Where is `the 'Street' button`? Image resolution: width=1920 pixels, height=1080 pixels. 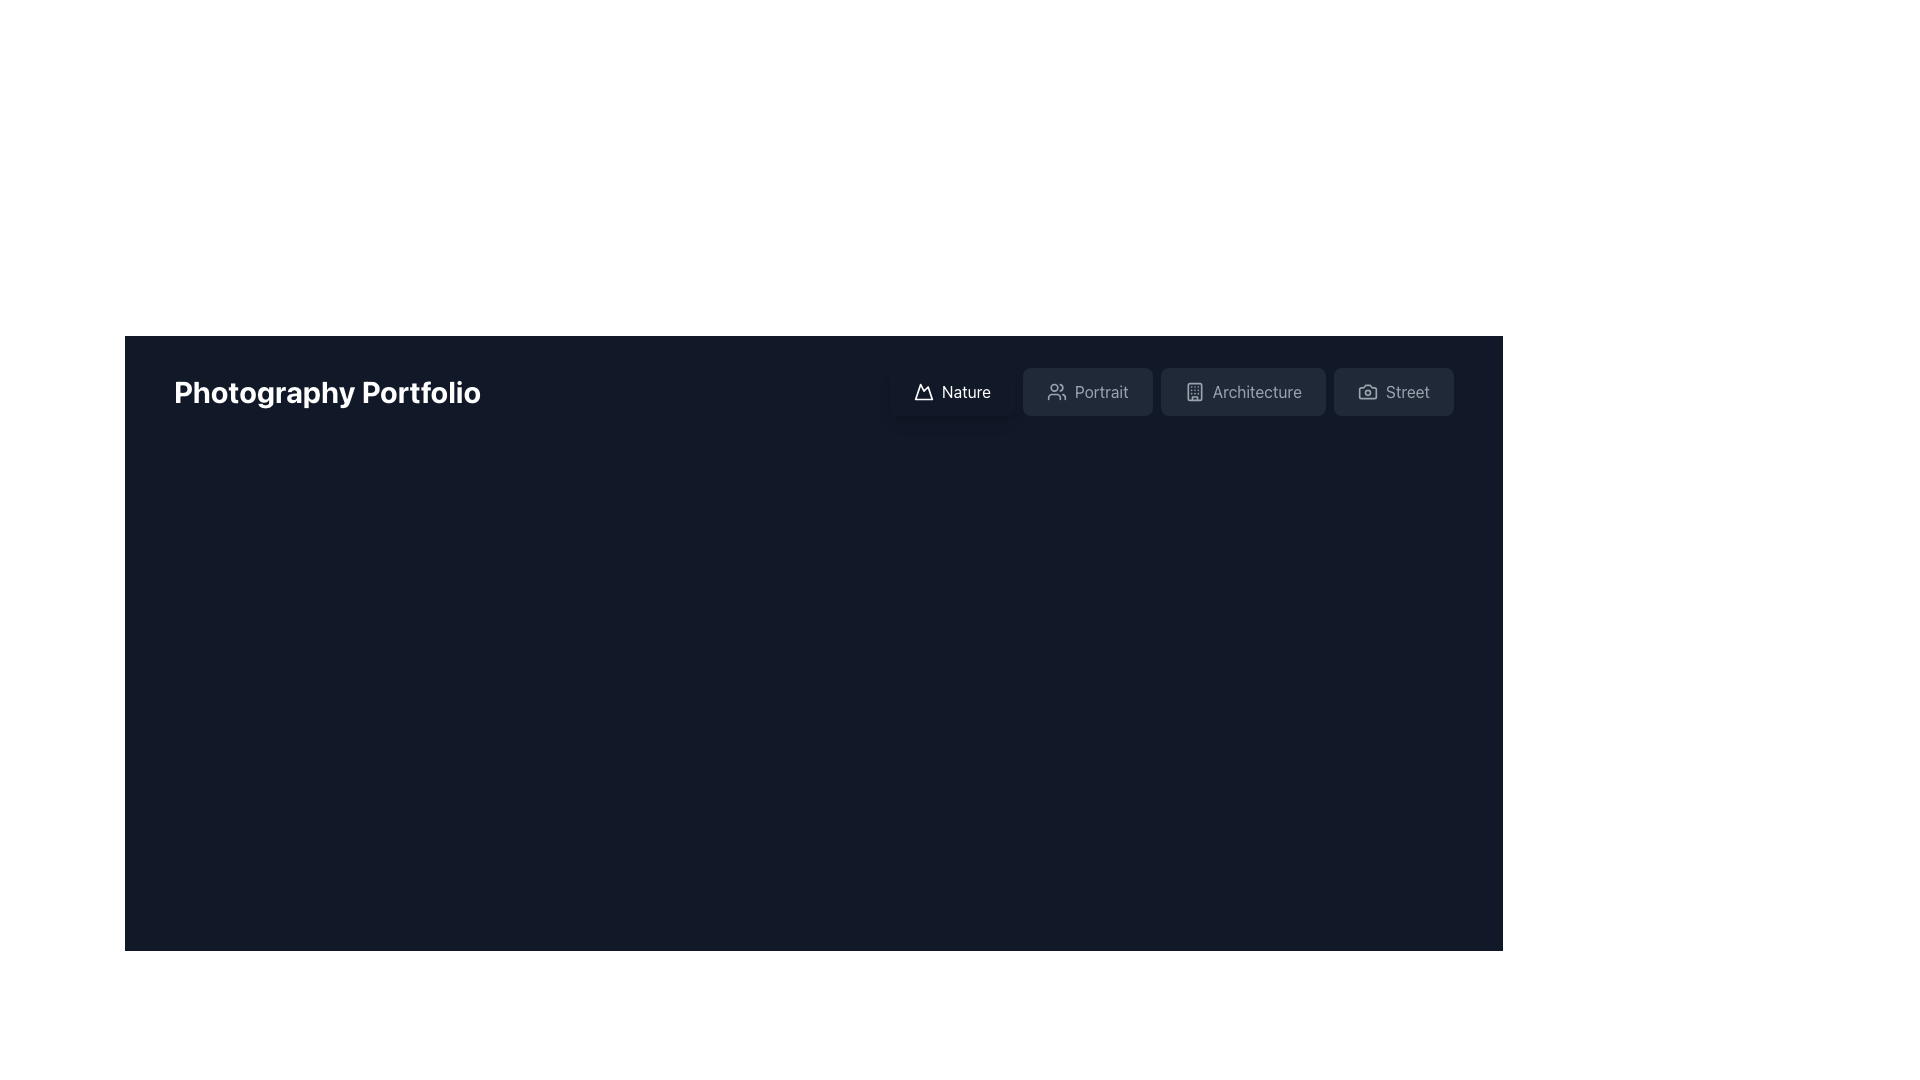 the 'Street' button is located at coordinates (1392, 392).